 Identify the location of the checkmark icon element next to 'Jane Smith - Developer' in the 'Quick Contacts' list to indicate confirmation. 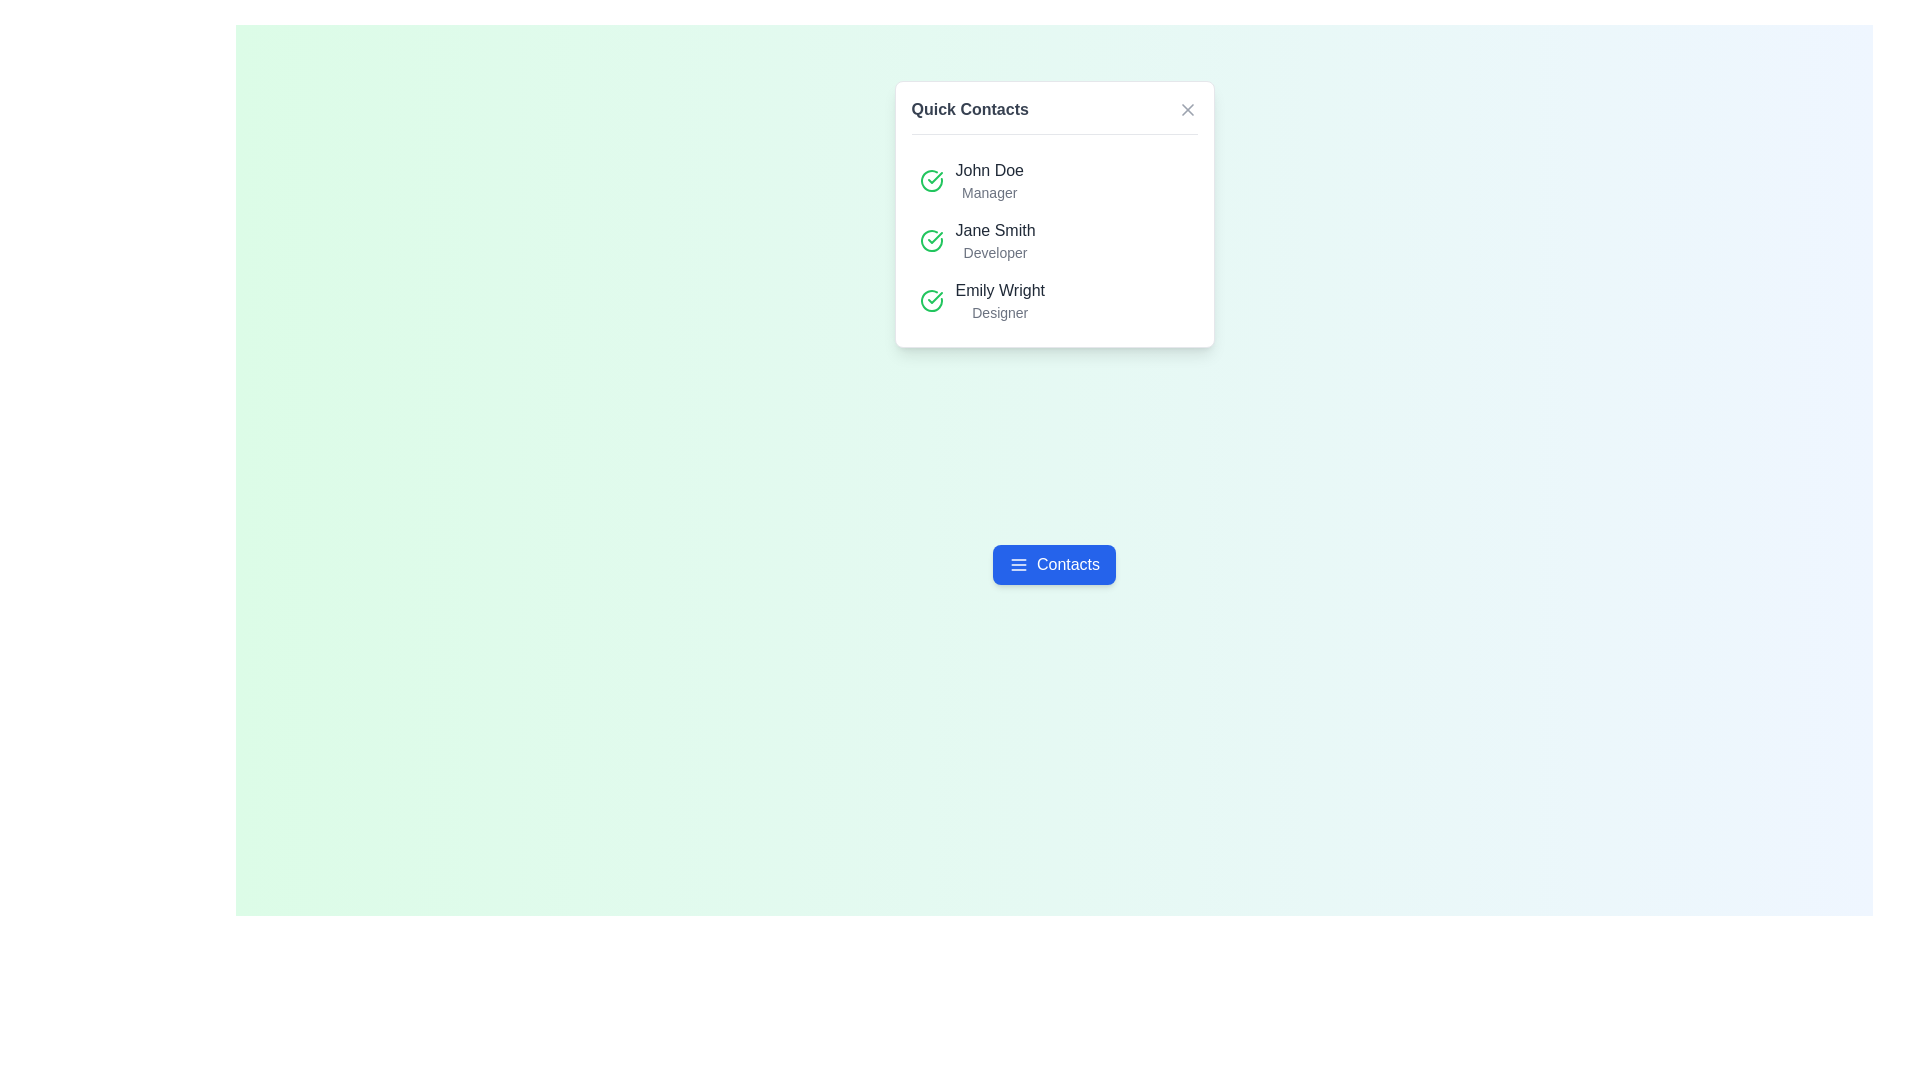
(934, 176).